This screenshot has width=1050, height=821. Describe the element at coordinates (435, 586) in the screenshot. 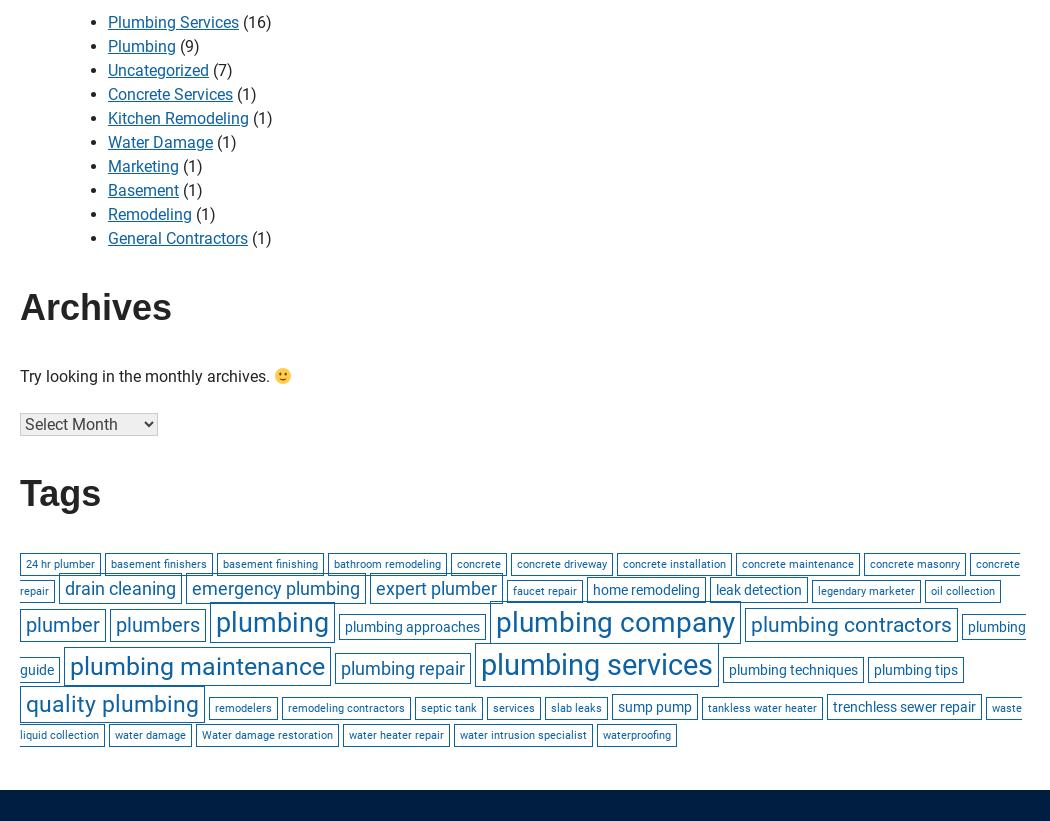

I see `'expert plumber'` at that location.